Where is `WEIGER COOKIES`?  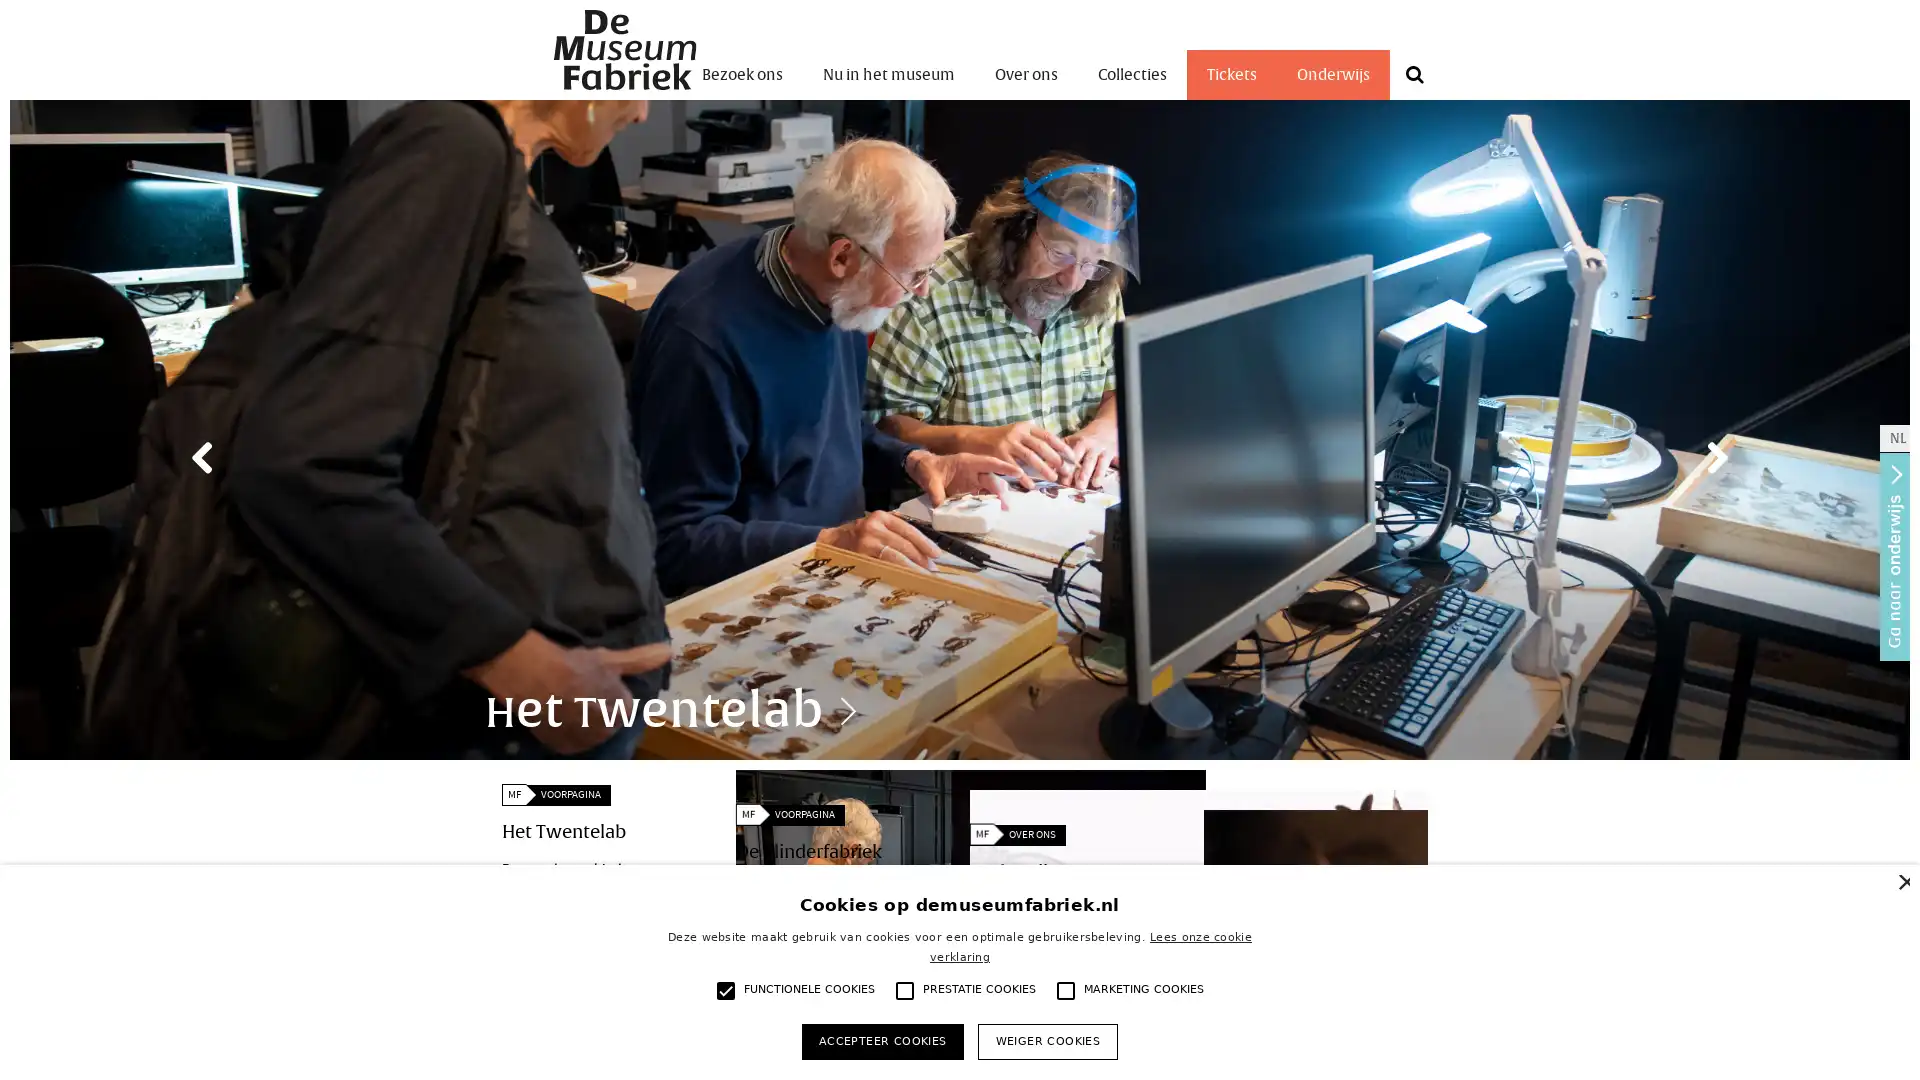 WEIGER COOKIES is located at coordinates (1046, 1040).